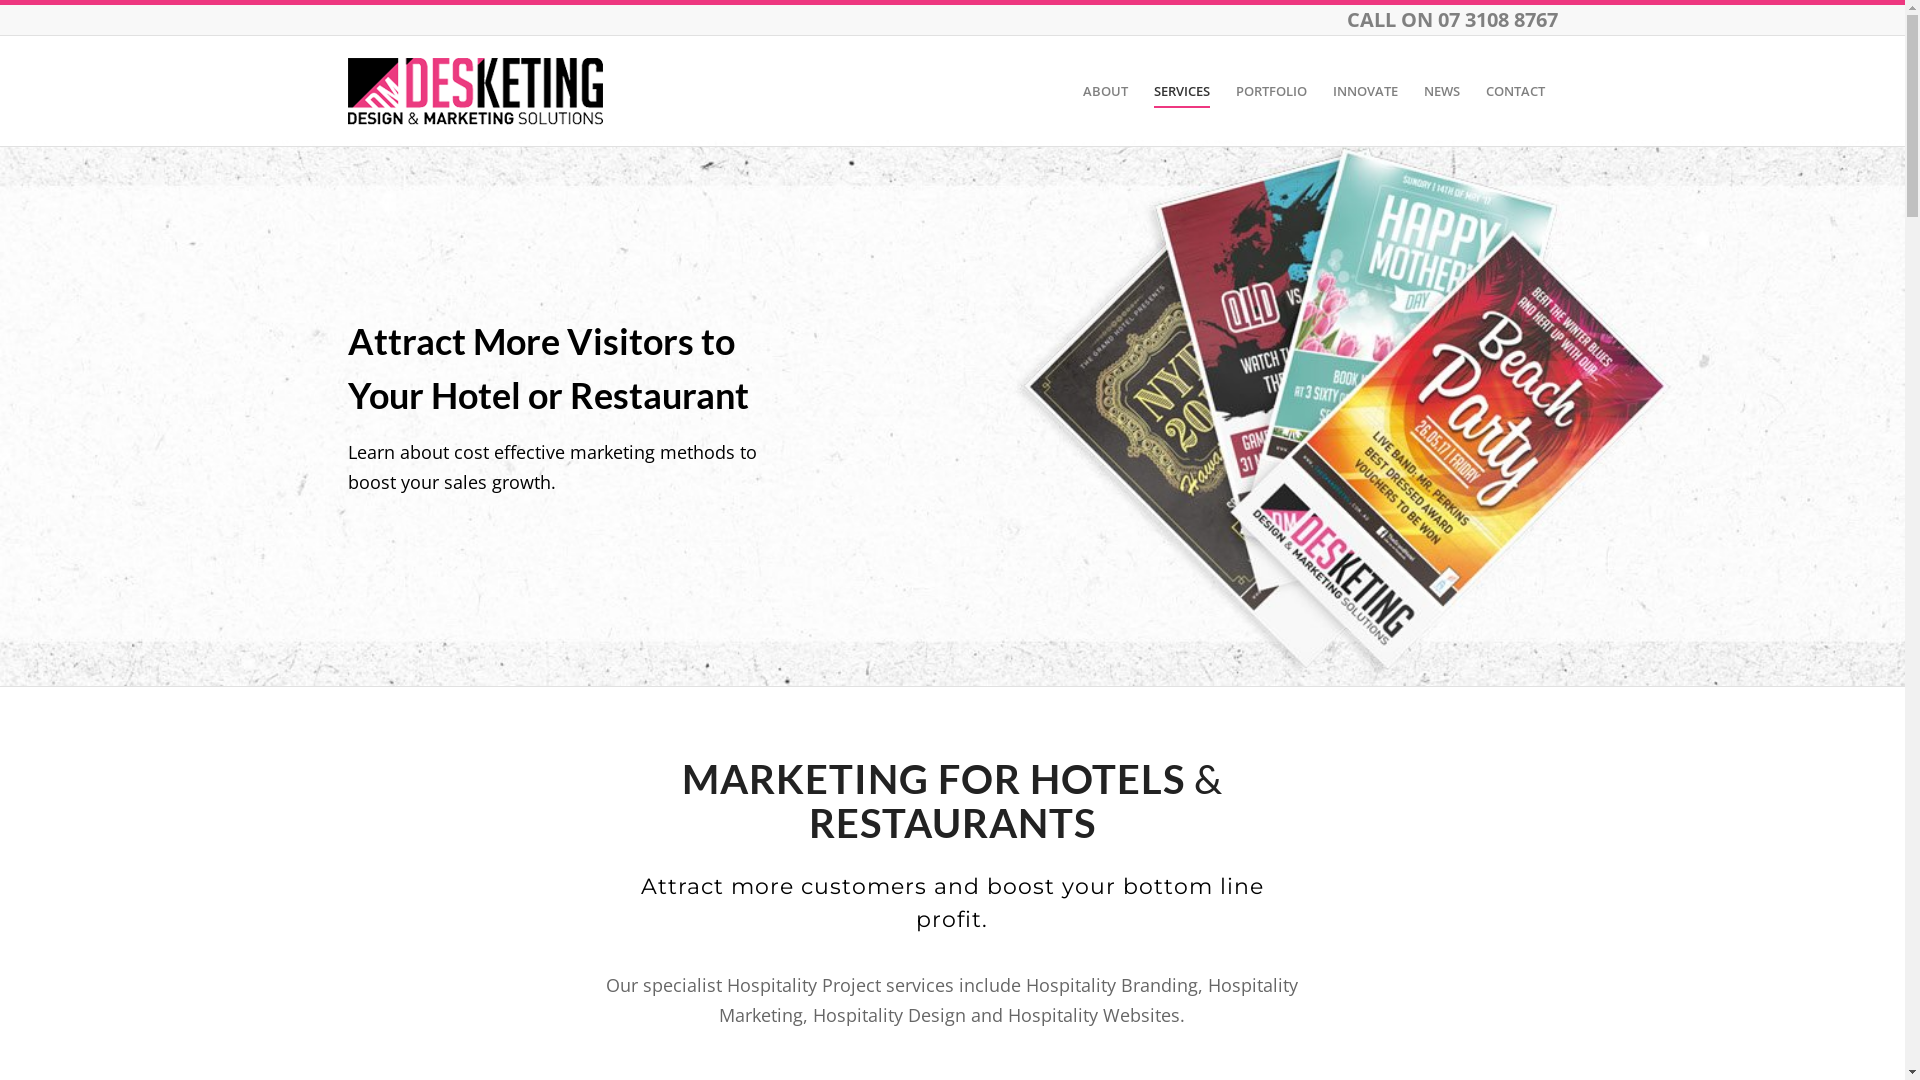 This screenshot has width=1920, height=1080. What do you see at coordinates (1440, 91) in the screenshot?
I see `'NEWS'` at bounding box center [1440, 91].